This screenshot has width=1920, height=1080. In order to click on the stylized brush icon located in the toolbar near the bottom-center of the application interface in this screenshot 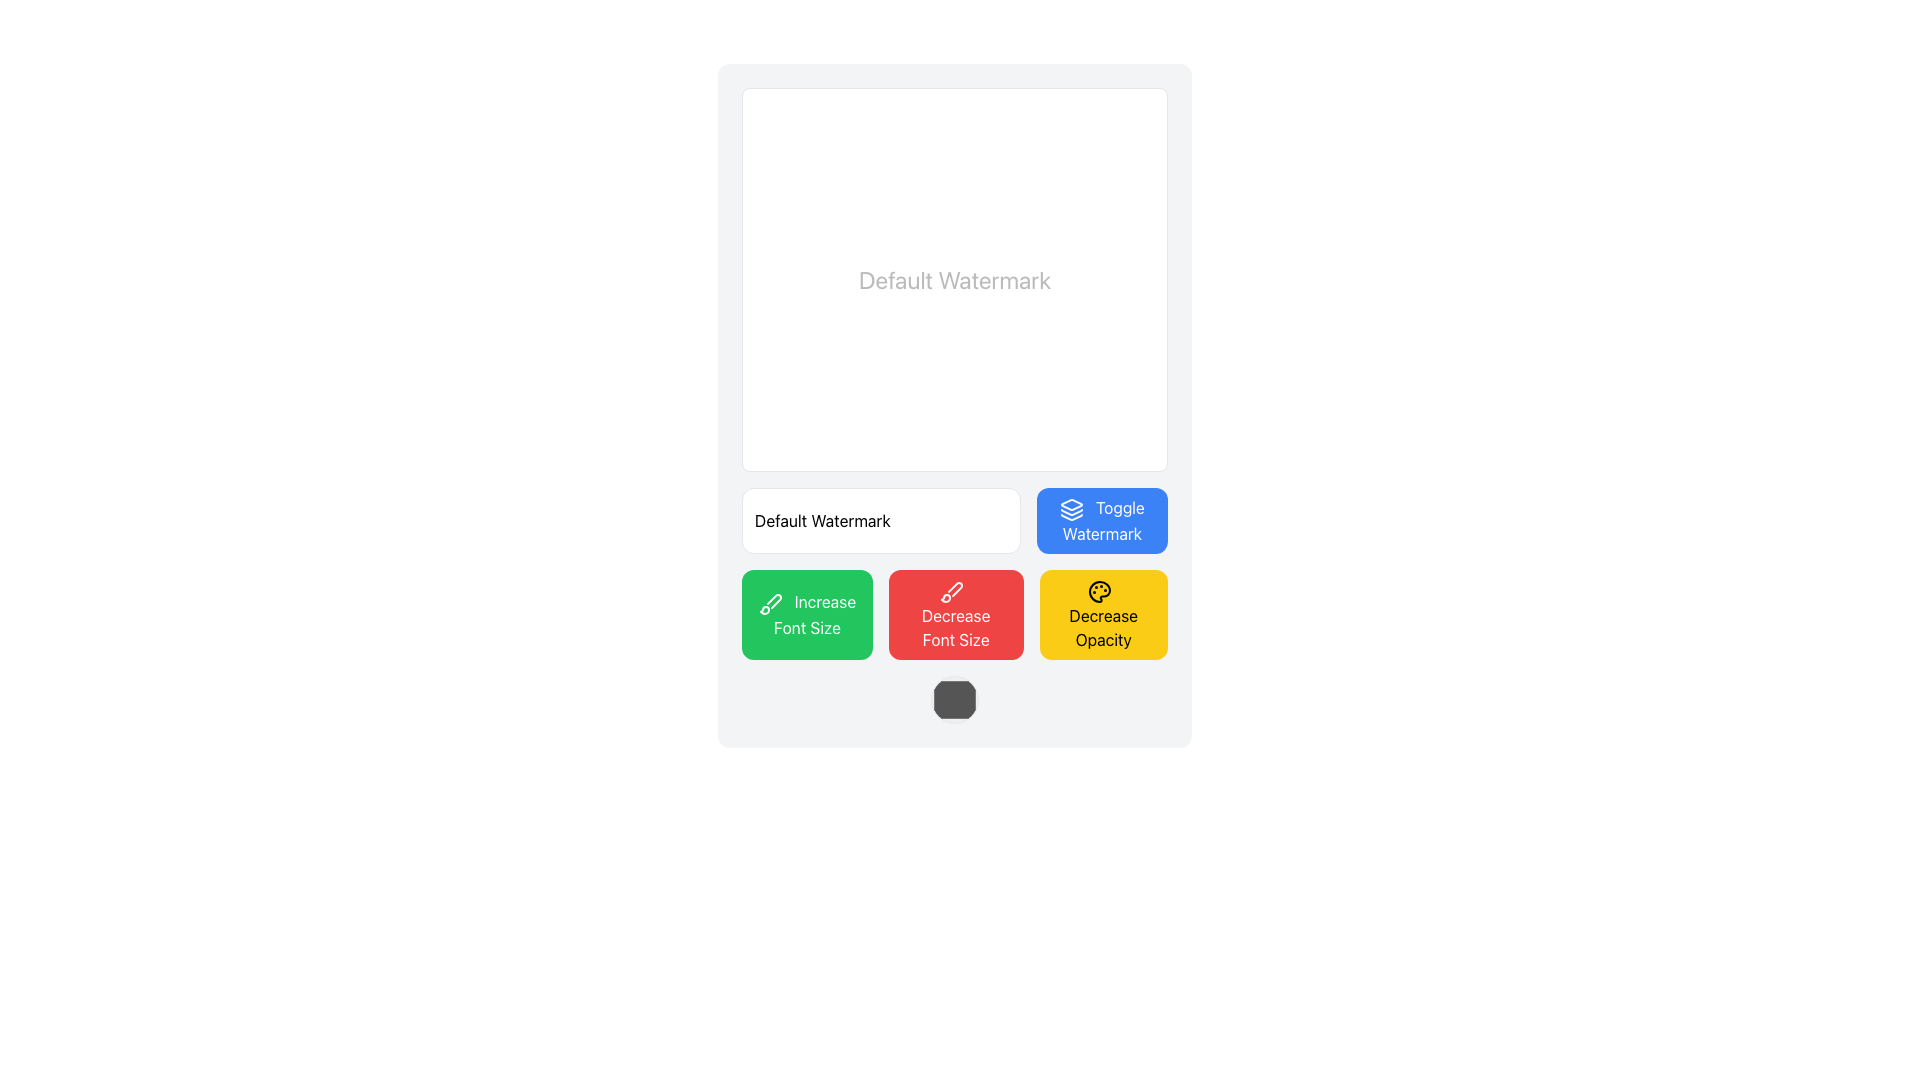, I will do `click(773, 600)`.